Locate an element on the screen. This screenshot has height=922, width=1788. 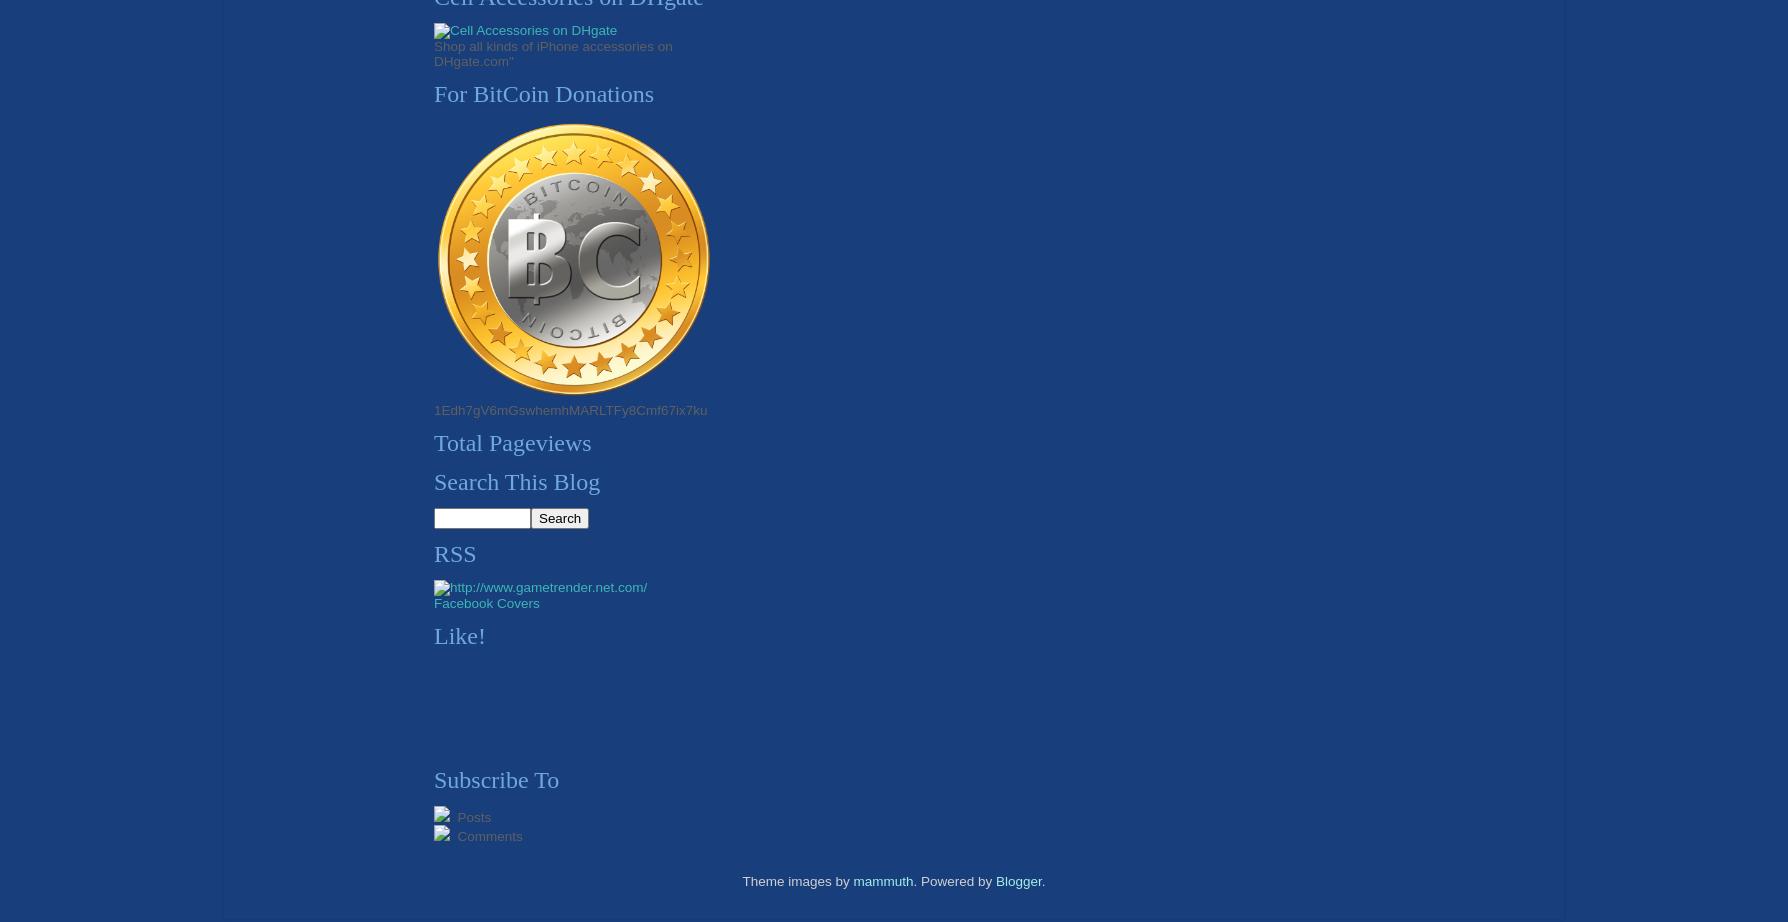
'RSS' is located at coordinates (455, 553).